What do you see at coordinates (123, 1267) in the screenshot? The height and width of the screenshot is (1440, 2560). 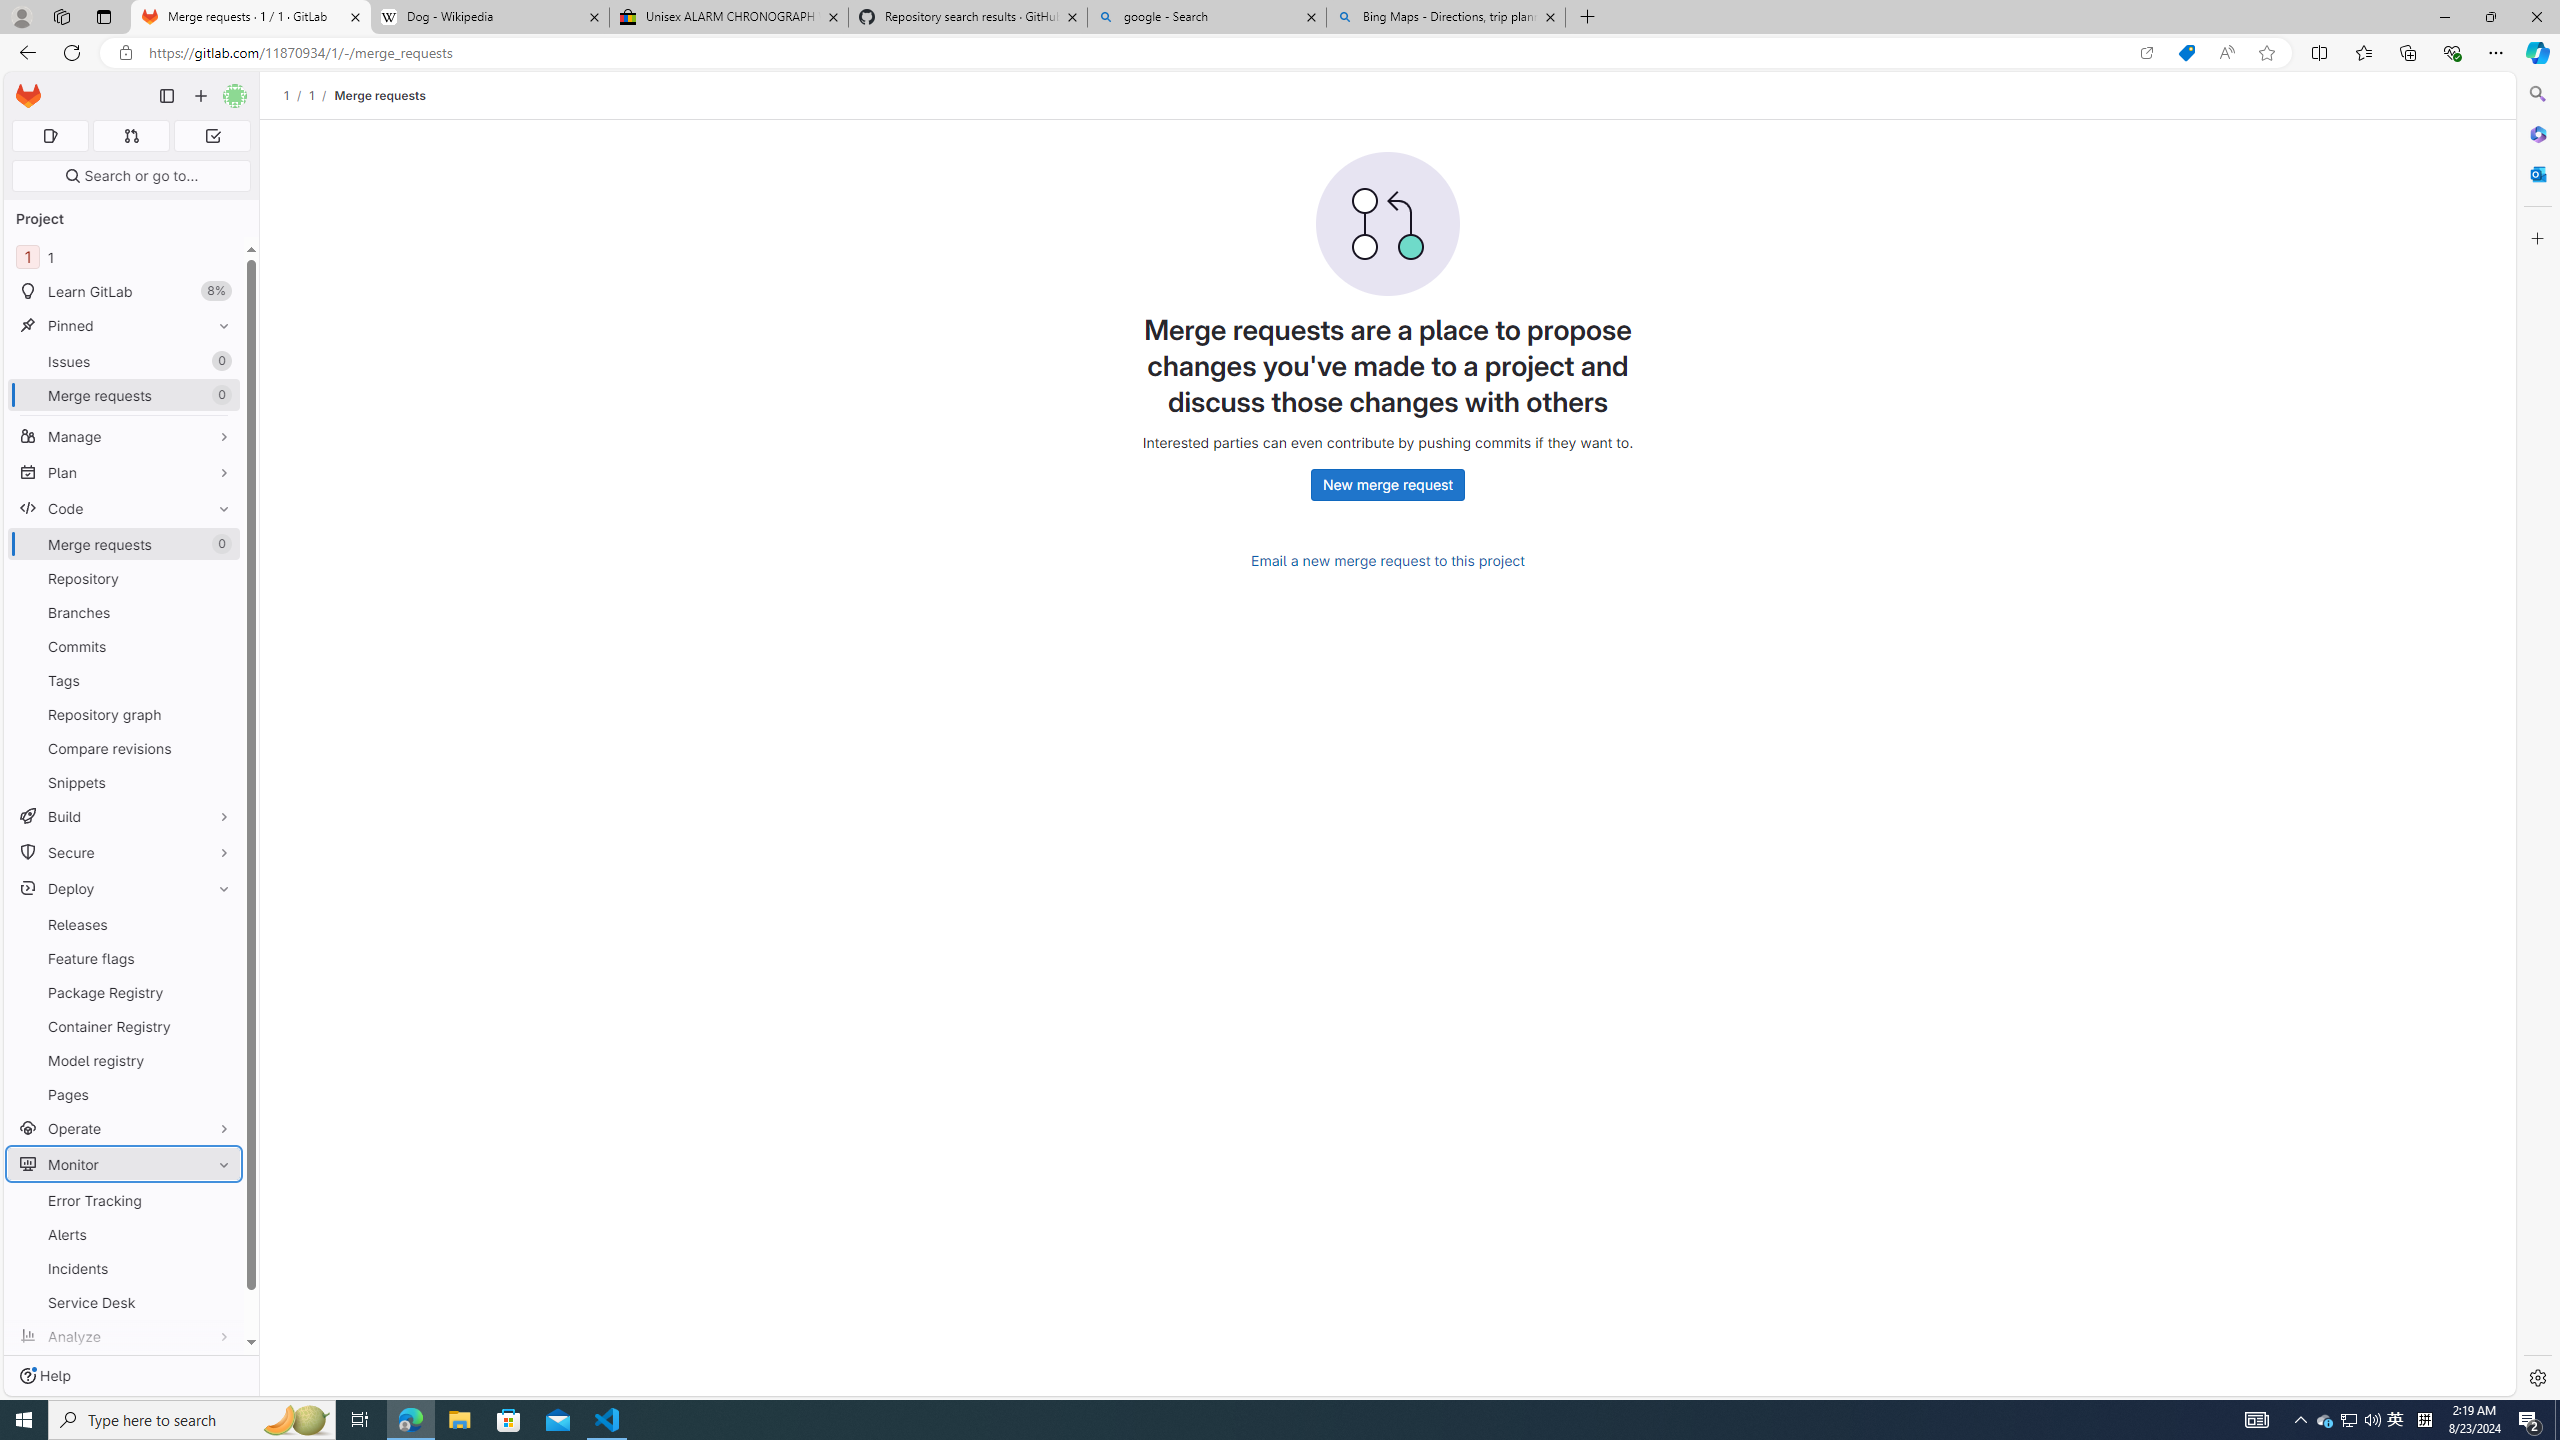 I see `'Incidents'` at bounding box center [123, 1267].